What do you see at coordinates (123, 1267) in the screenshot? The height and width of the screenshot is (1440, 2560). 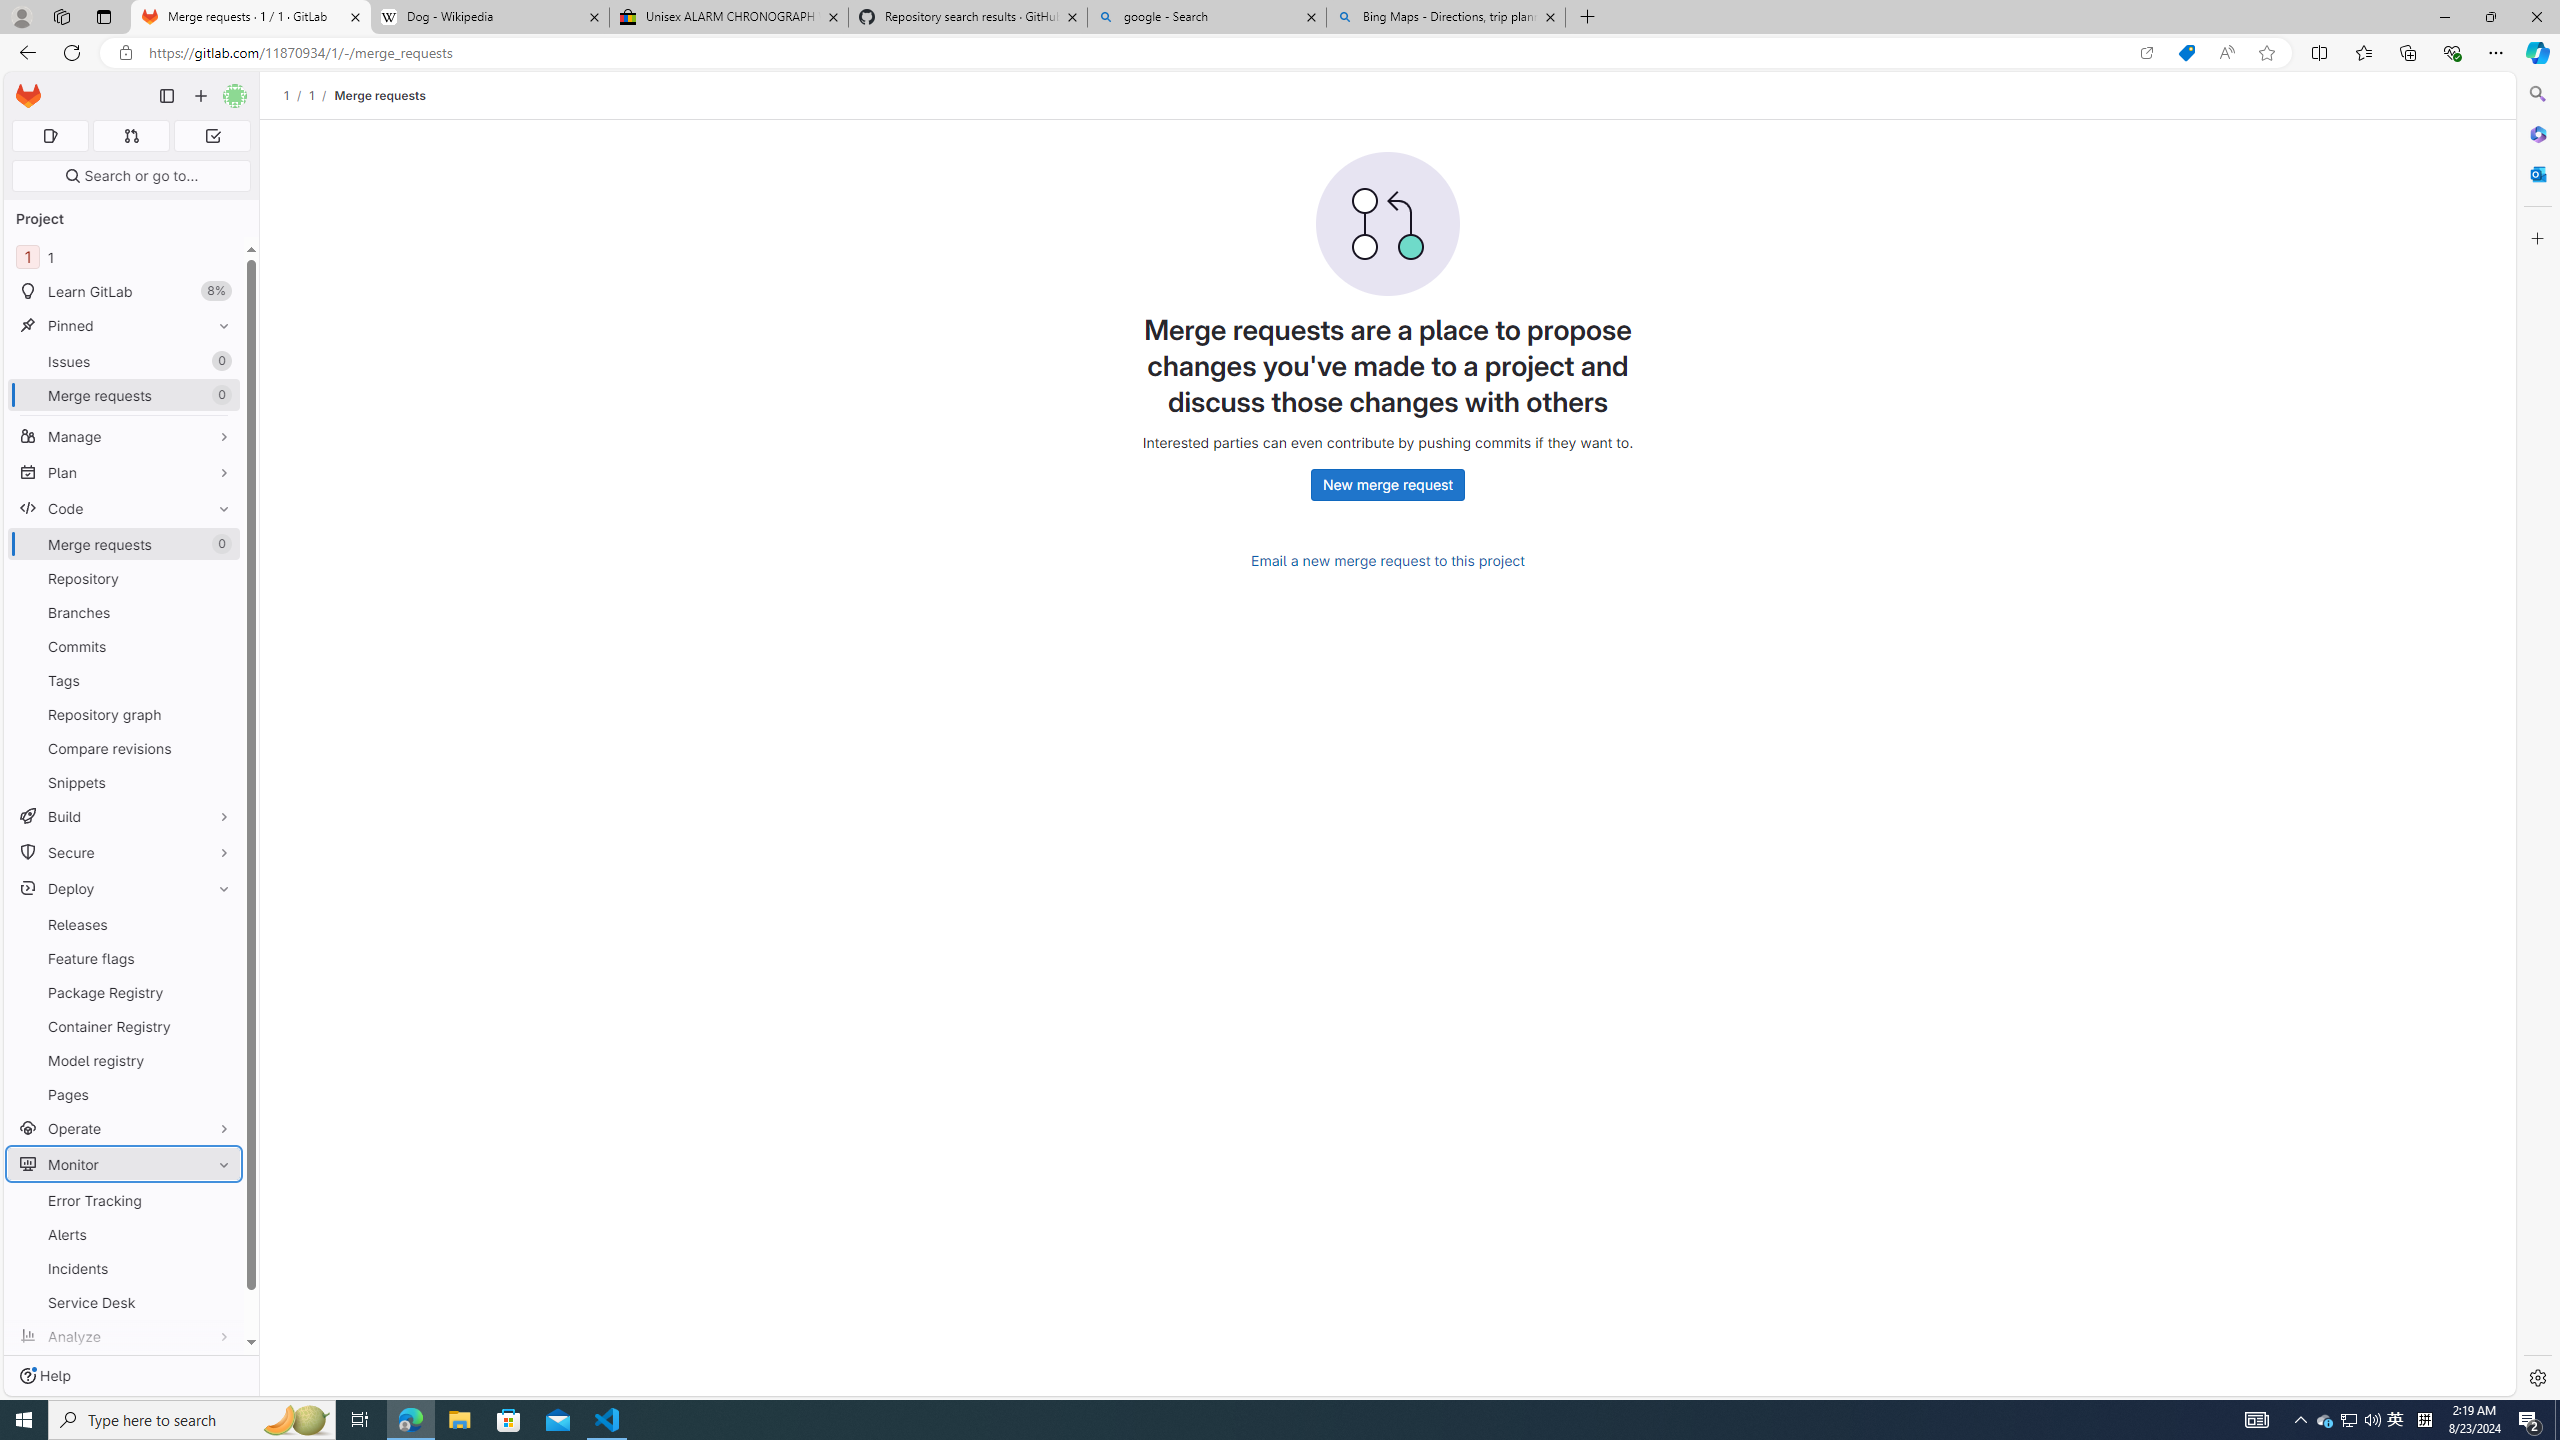 I see `'Incidents'` at bounding box center [123, 1267].